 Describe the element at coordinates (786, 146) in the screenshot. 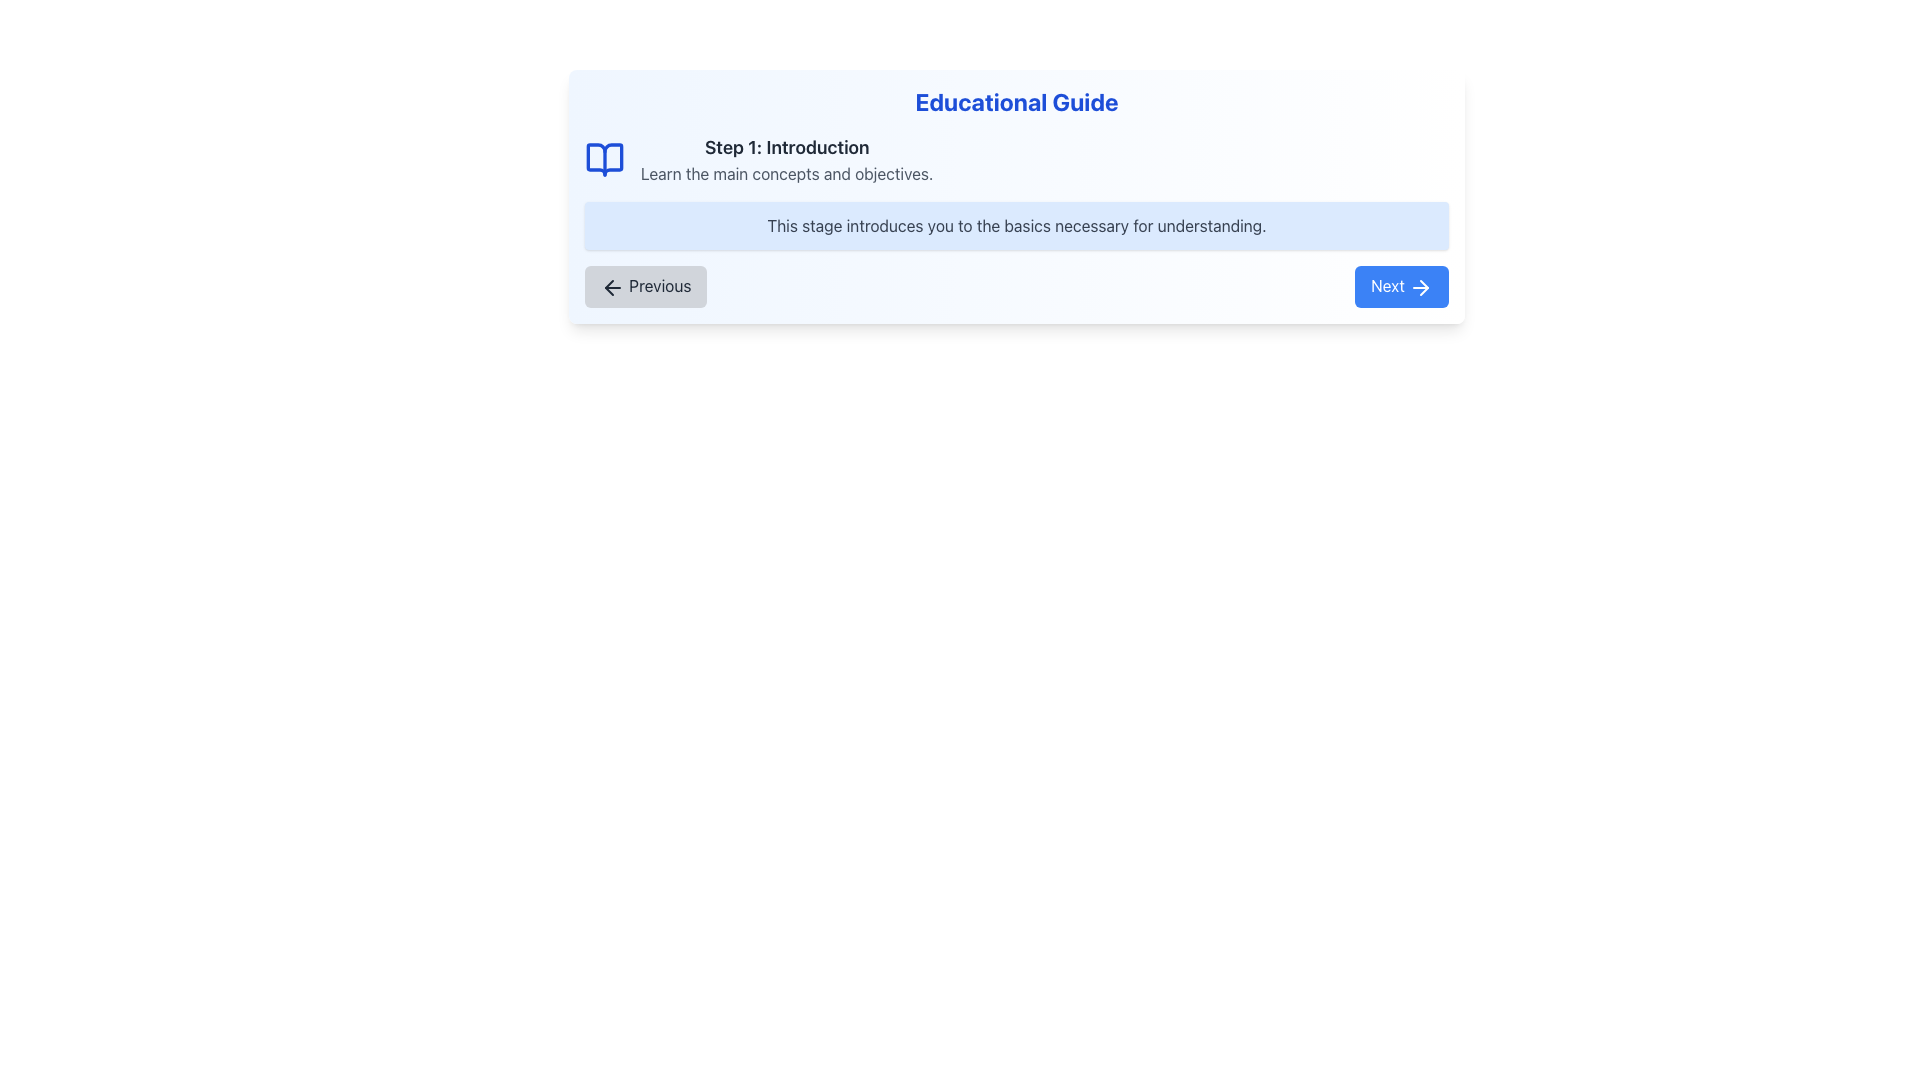

I see `the Static Text Label that serves as a heading for the current section, located above the supporting description and below the title 'Educational Guide'` at that location.